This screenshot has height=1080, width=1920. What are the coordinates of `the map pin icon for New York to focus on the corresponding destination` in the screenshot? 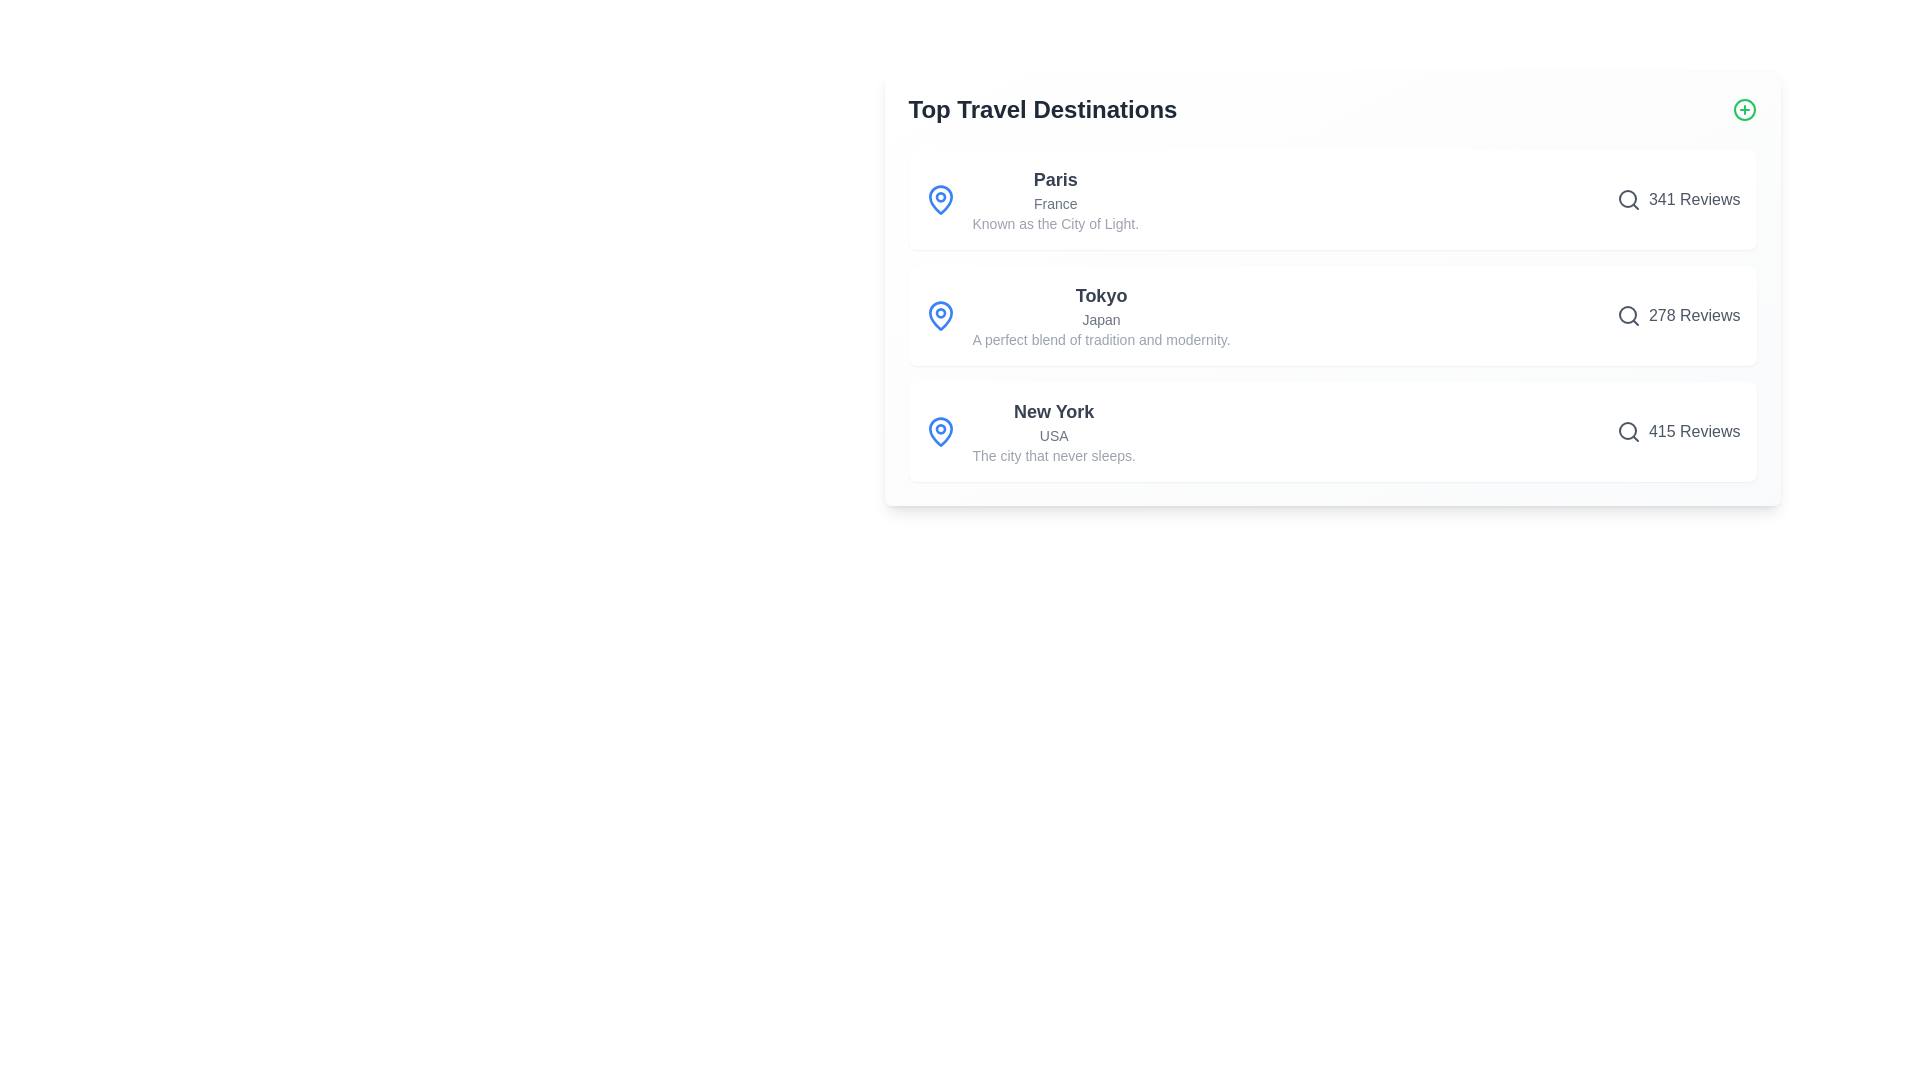 It's located at (939, 431).